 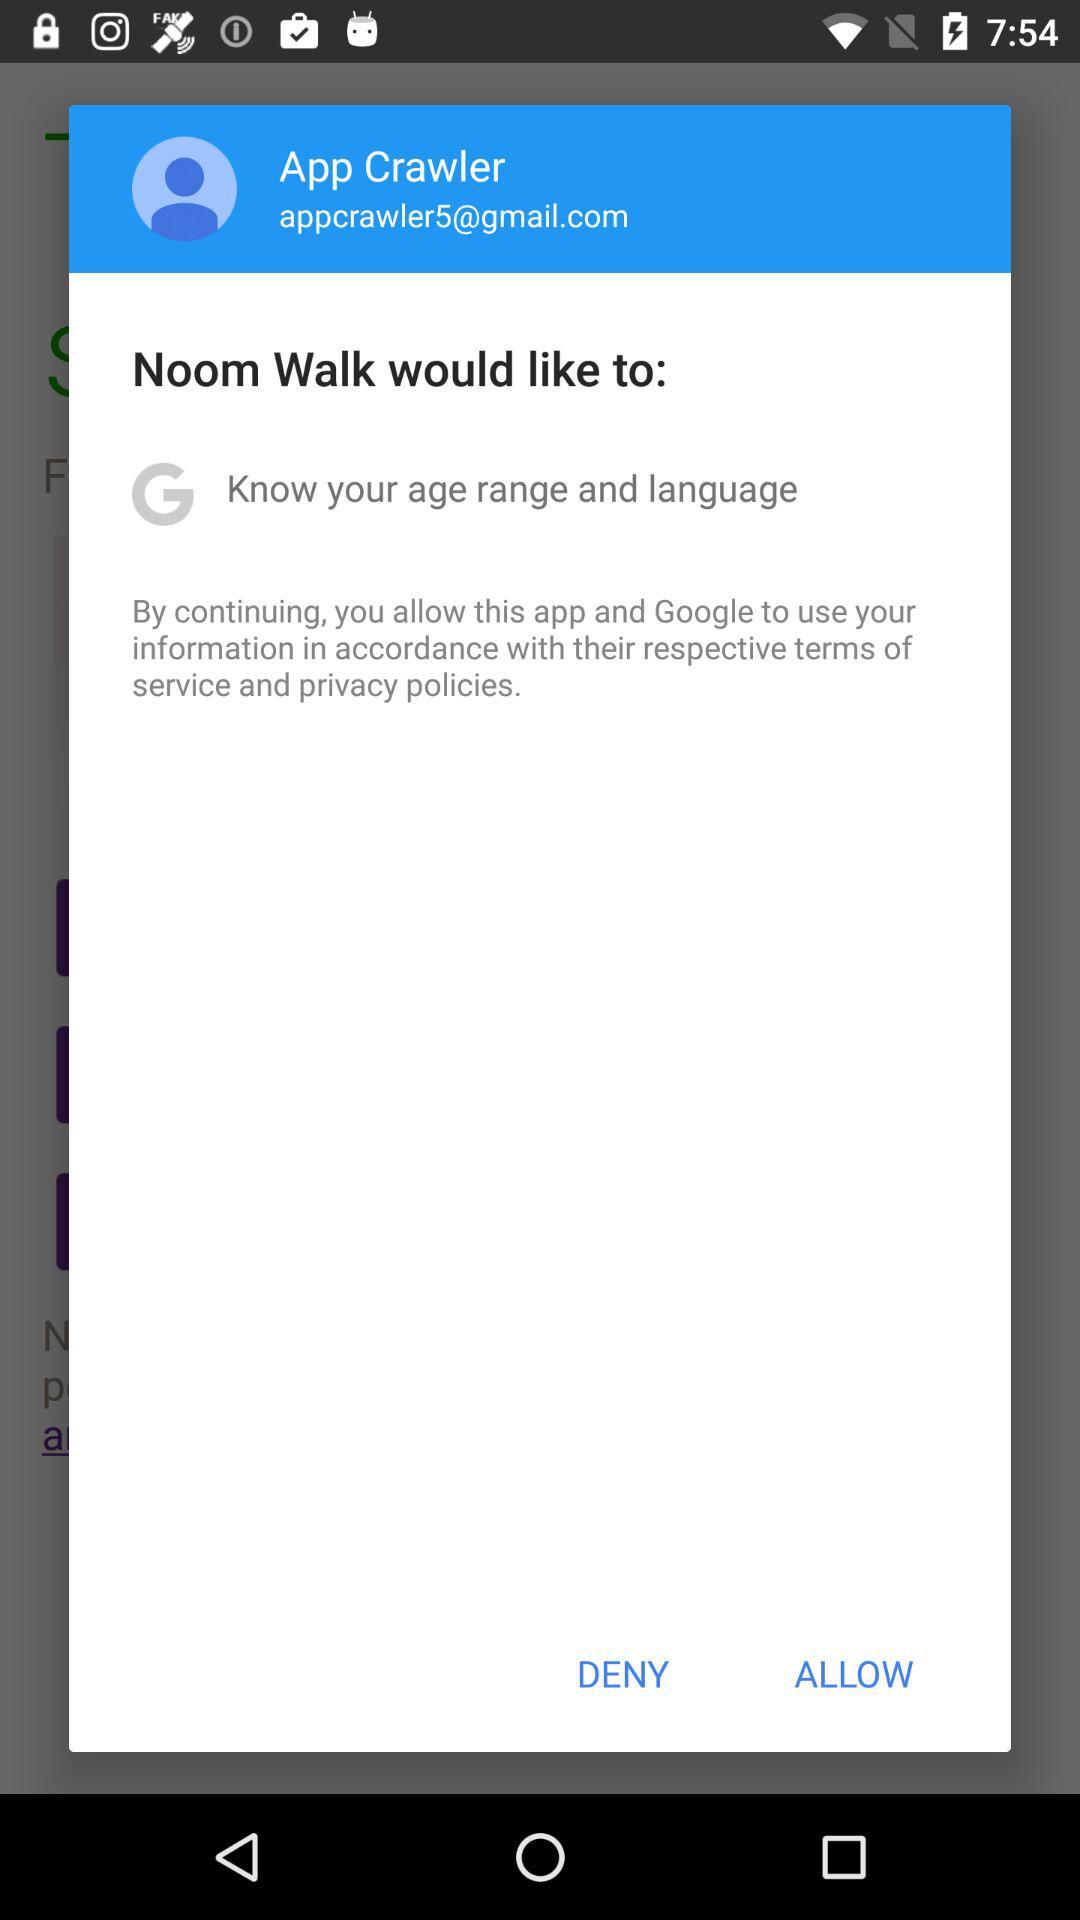 What do you see at coordinates (184, 188) in the screenshot?
I see `the icon to the left of the app crawler item` at bounding box center [184, 188].